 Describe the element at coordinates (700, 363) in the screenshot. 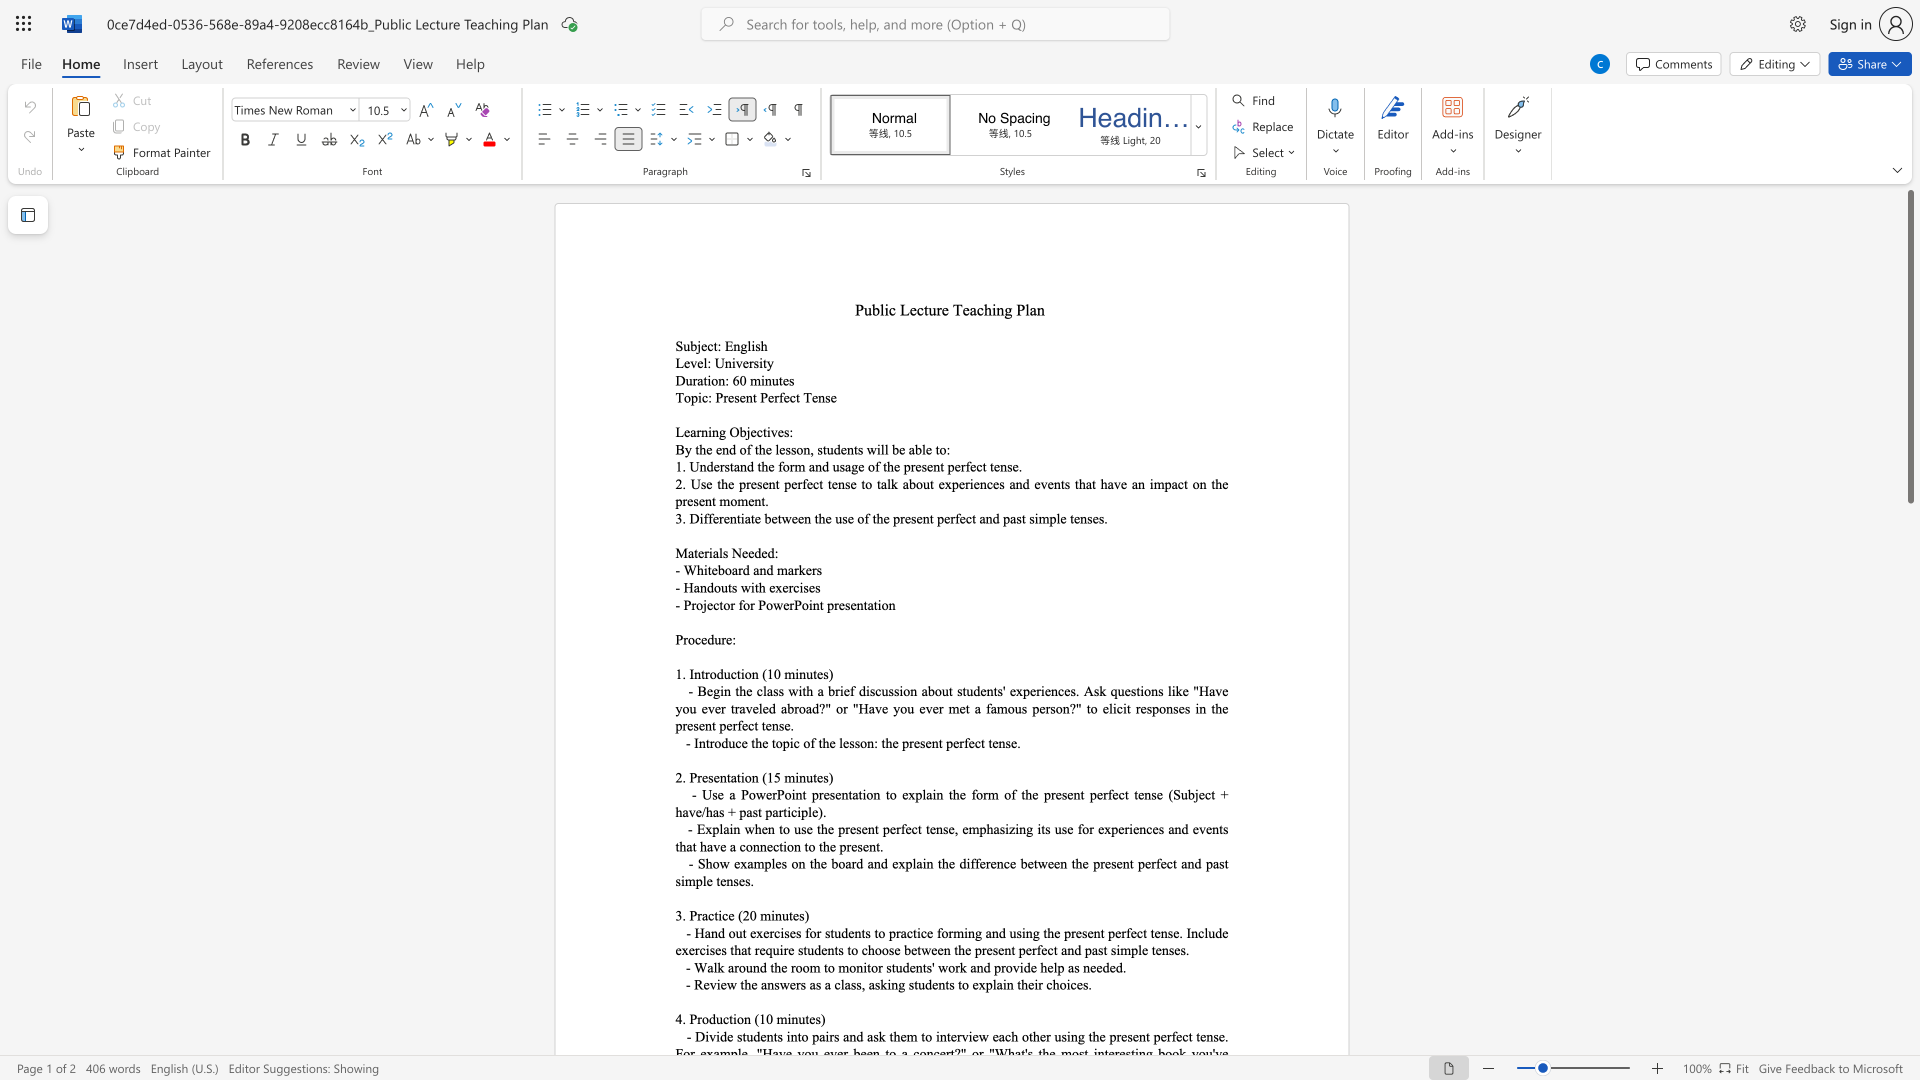

I see `the 2th character "e" in the text` at that location.